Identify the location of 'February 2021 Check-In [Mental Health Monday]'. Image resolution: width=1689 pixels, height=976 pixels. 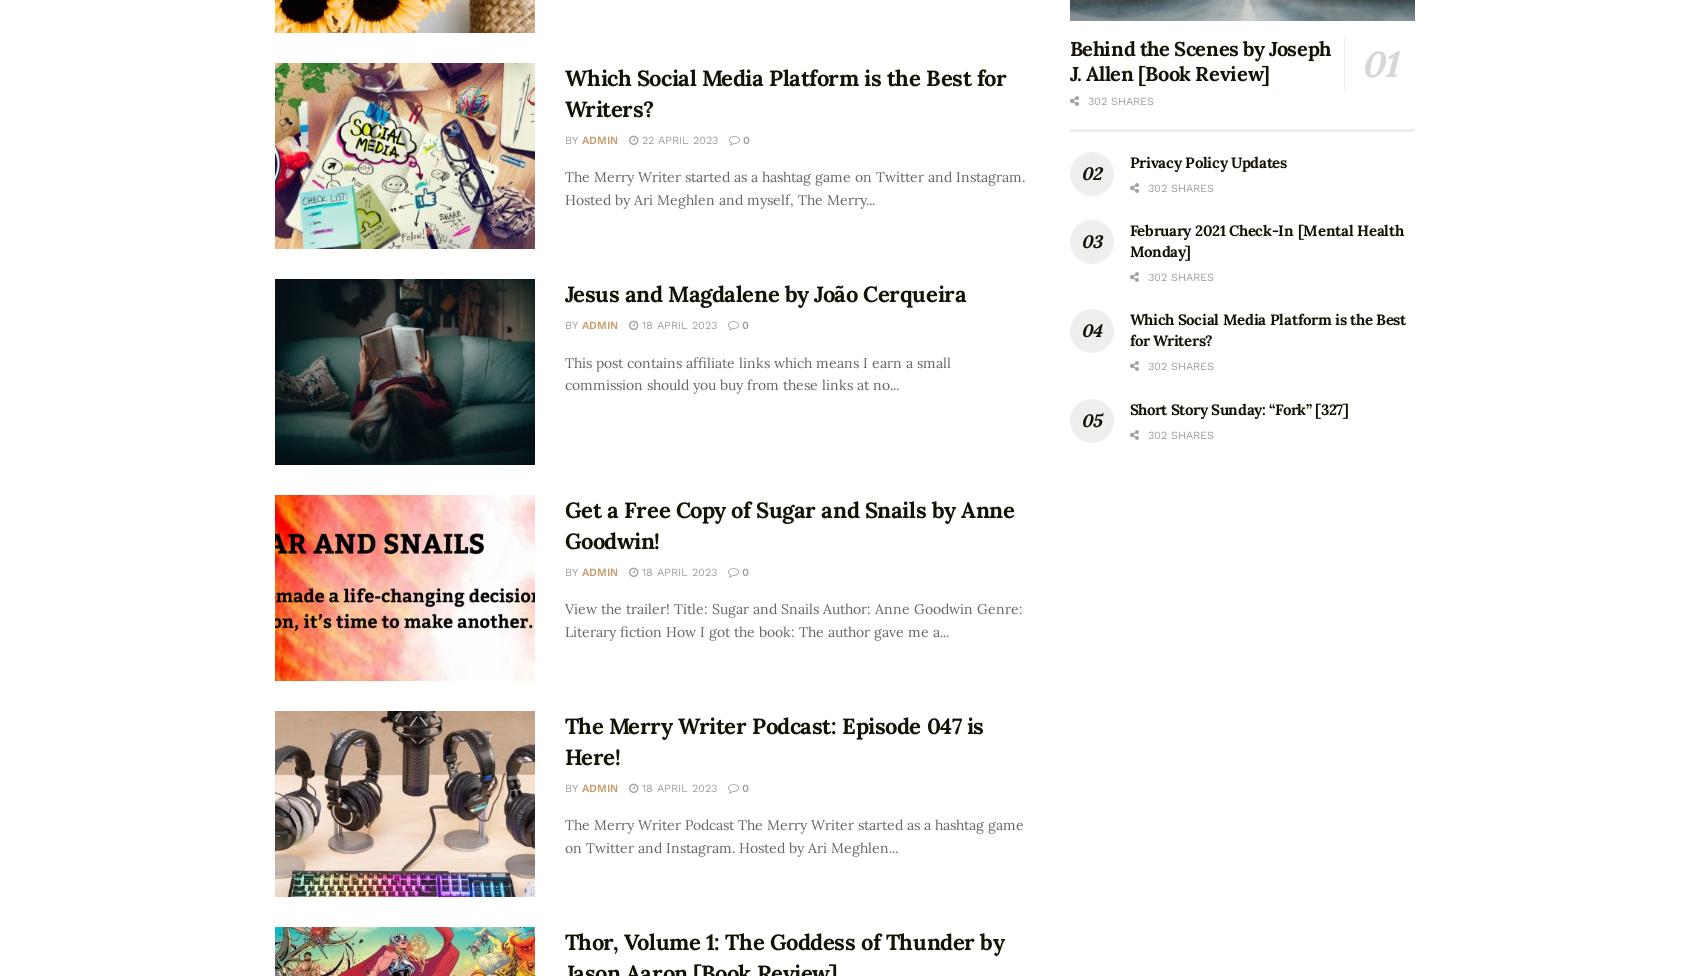
(1127, 238).